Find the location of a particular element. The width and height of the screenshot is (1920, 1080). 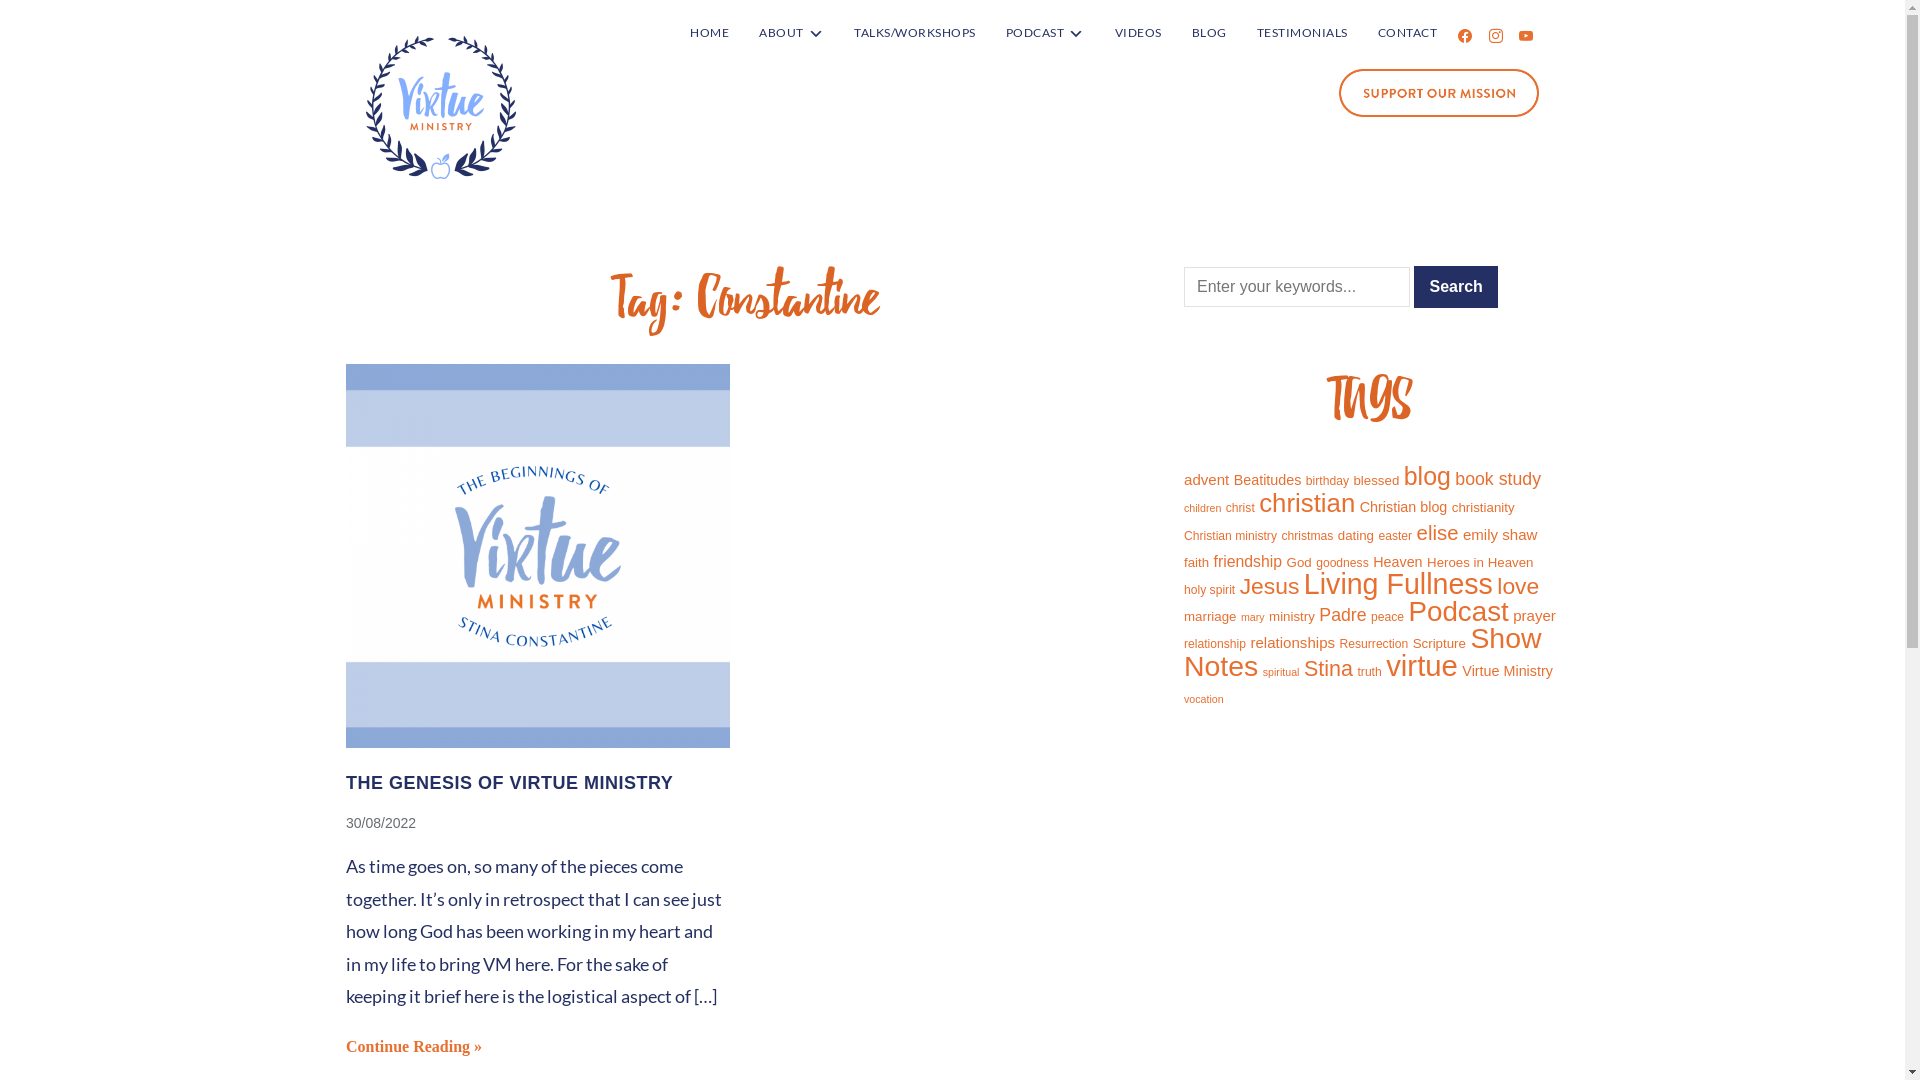

'christmas' is located at coordinates (1306, 535).